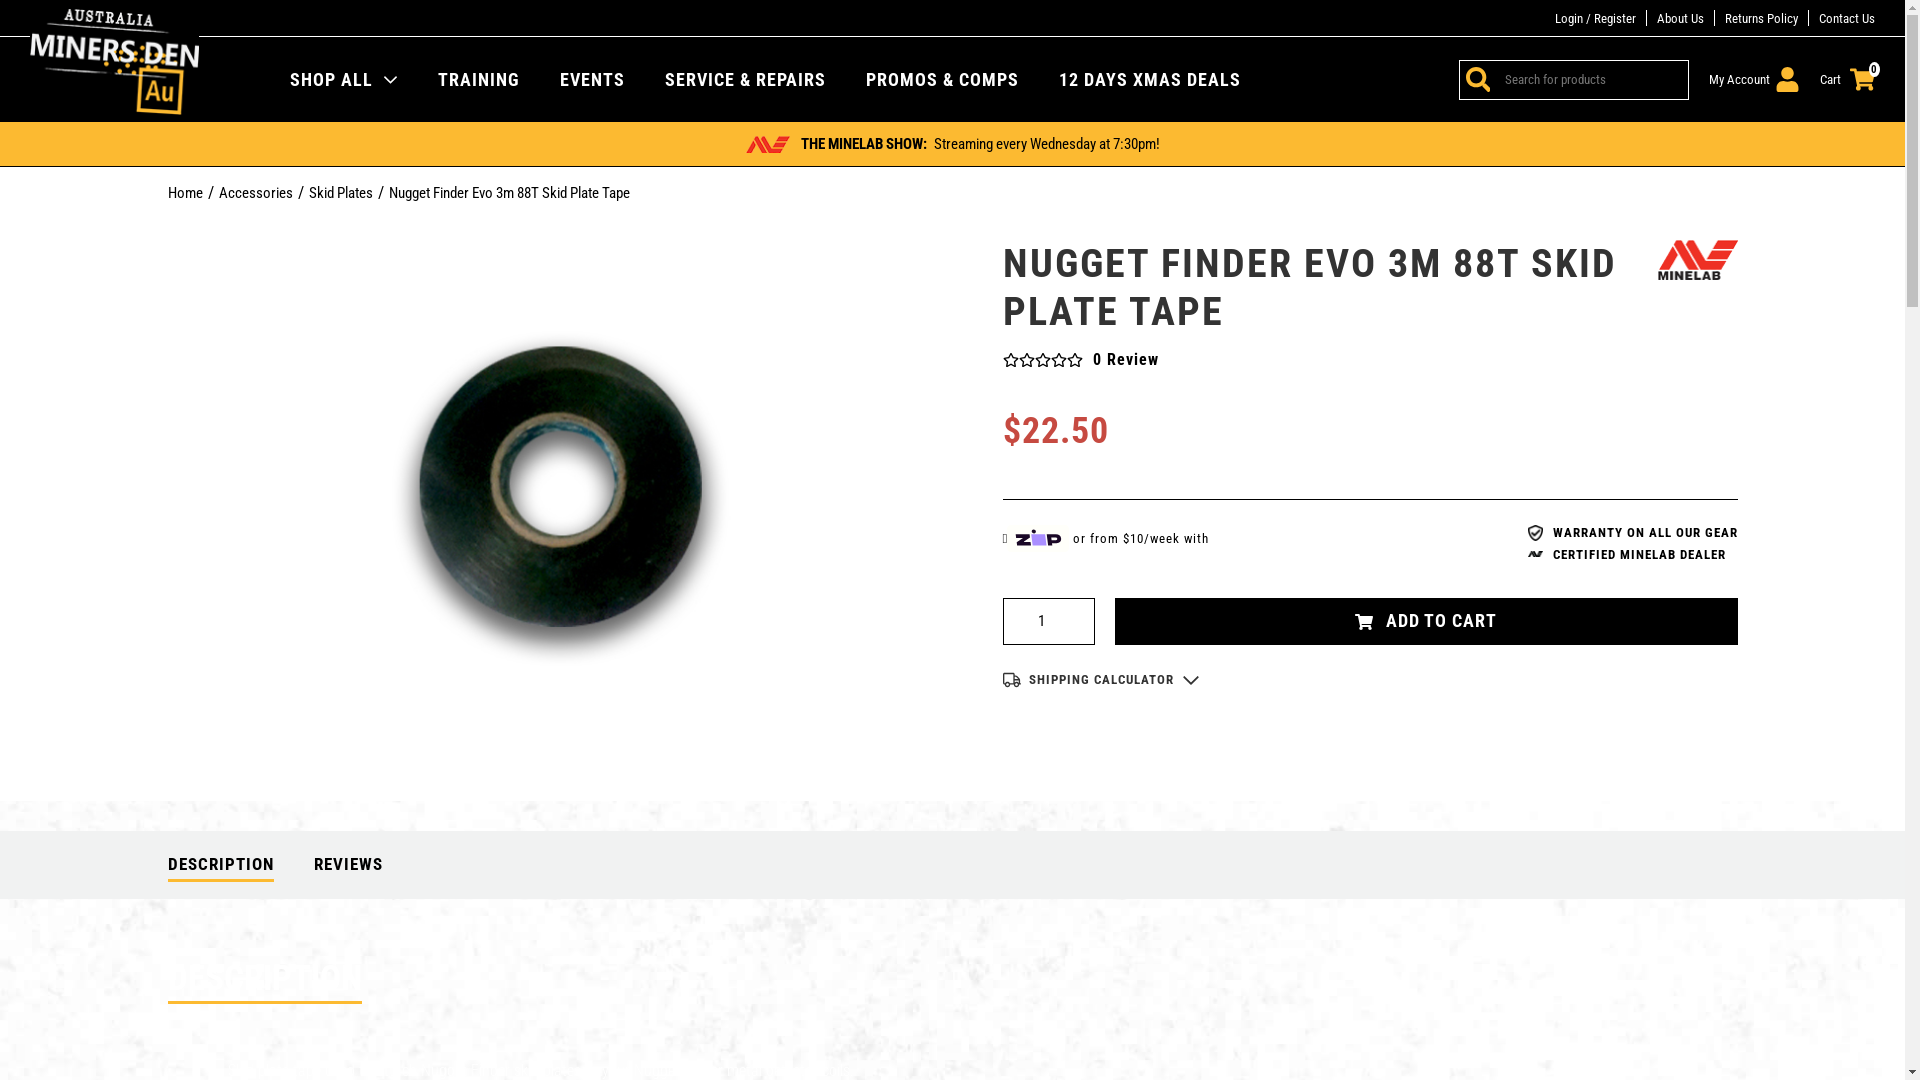 The image size is (1920, 1080). I want to click on 'About Us', so click(1680, 18).